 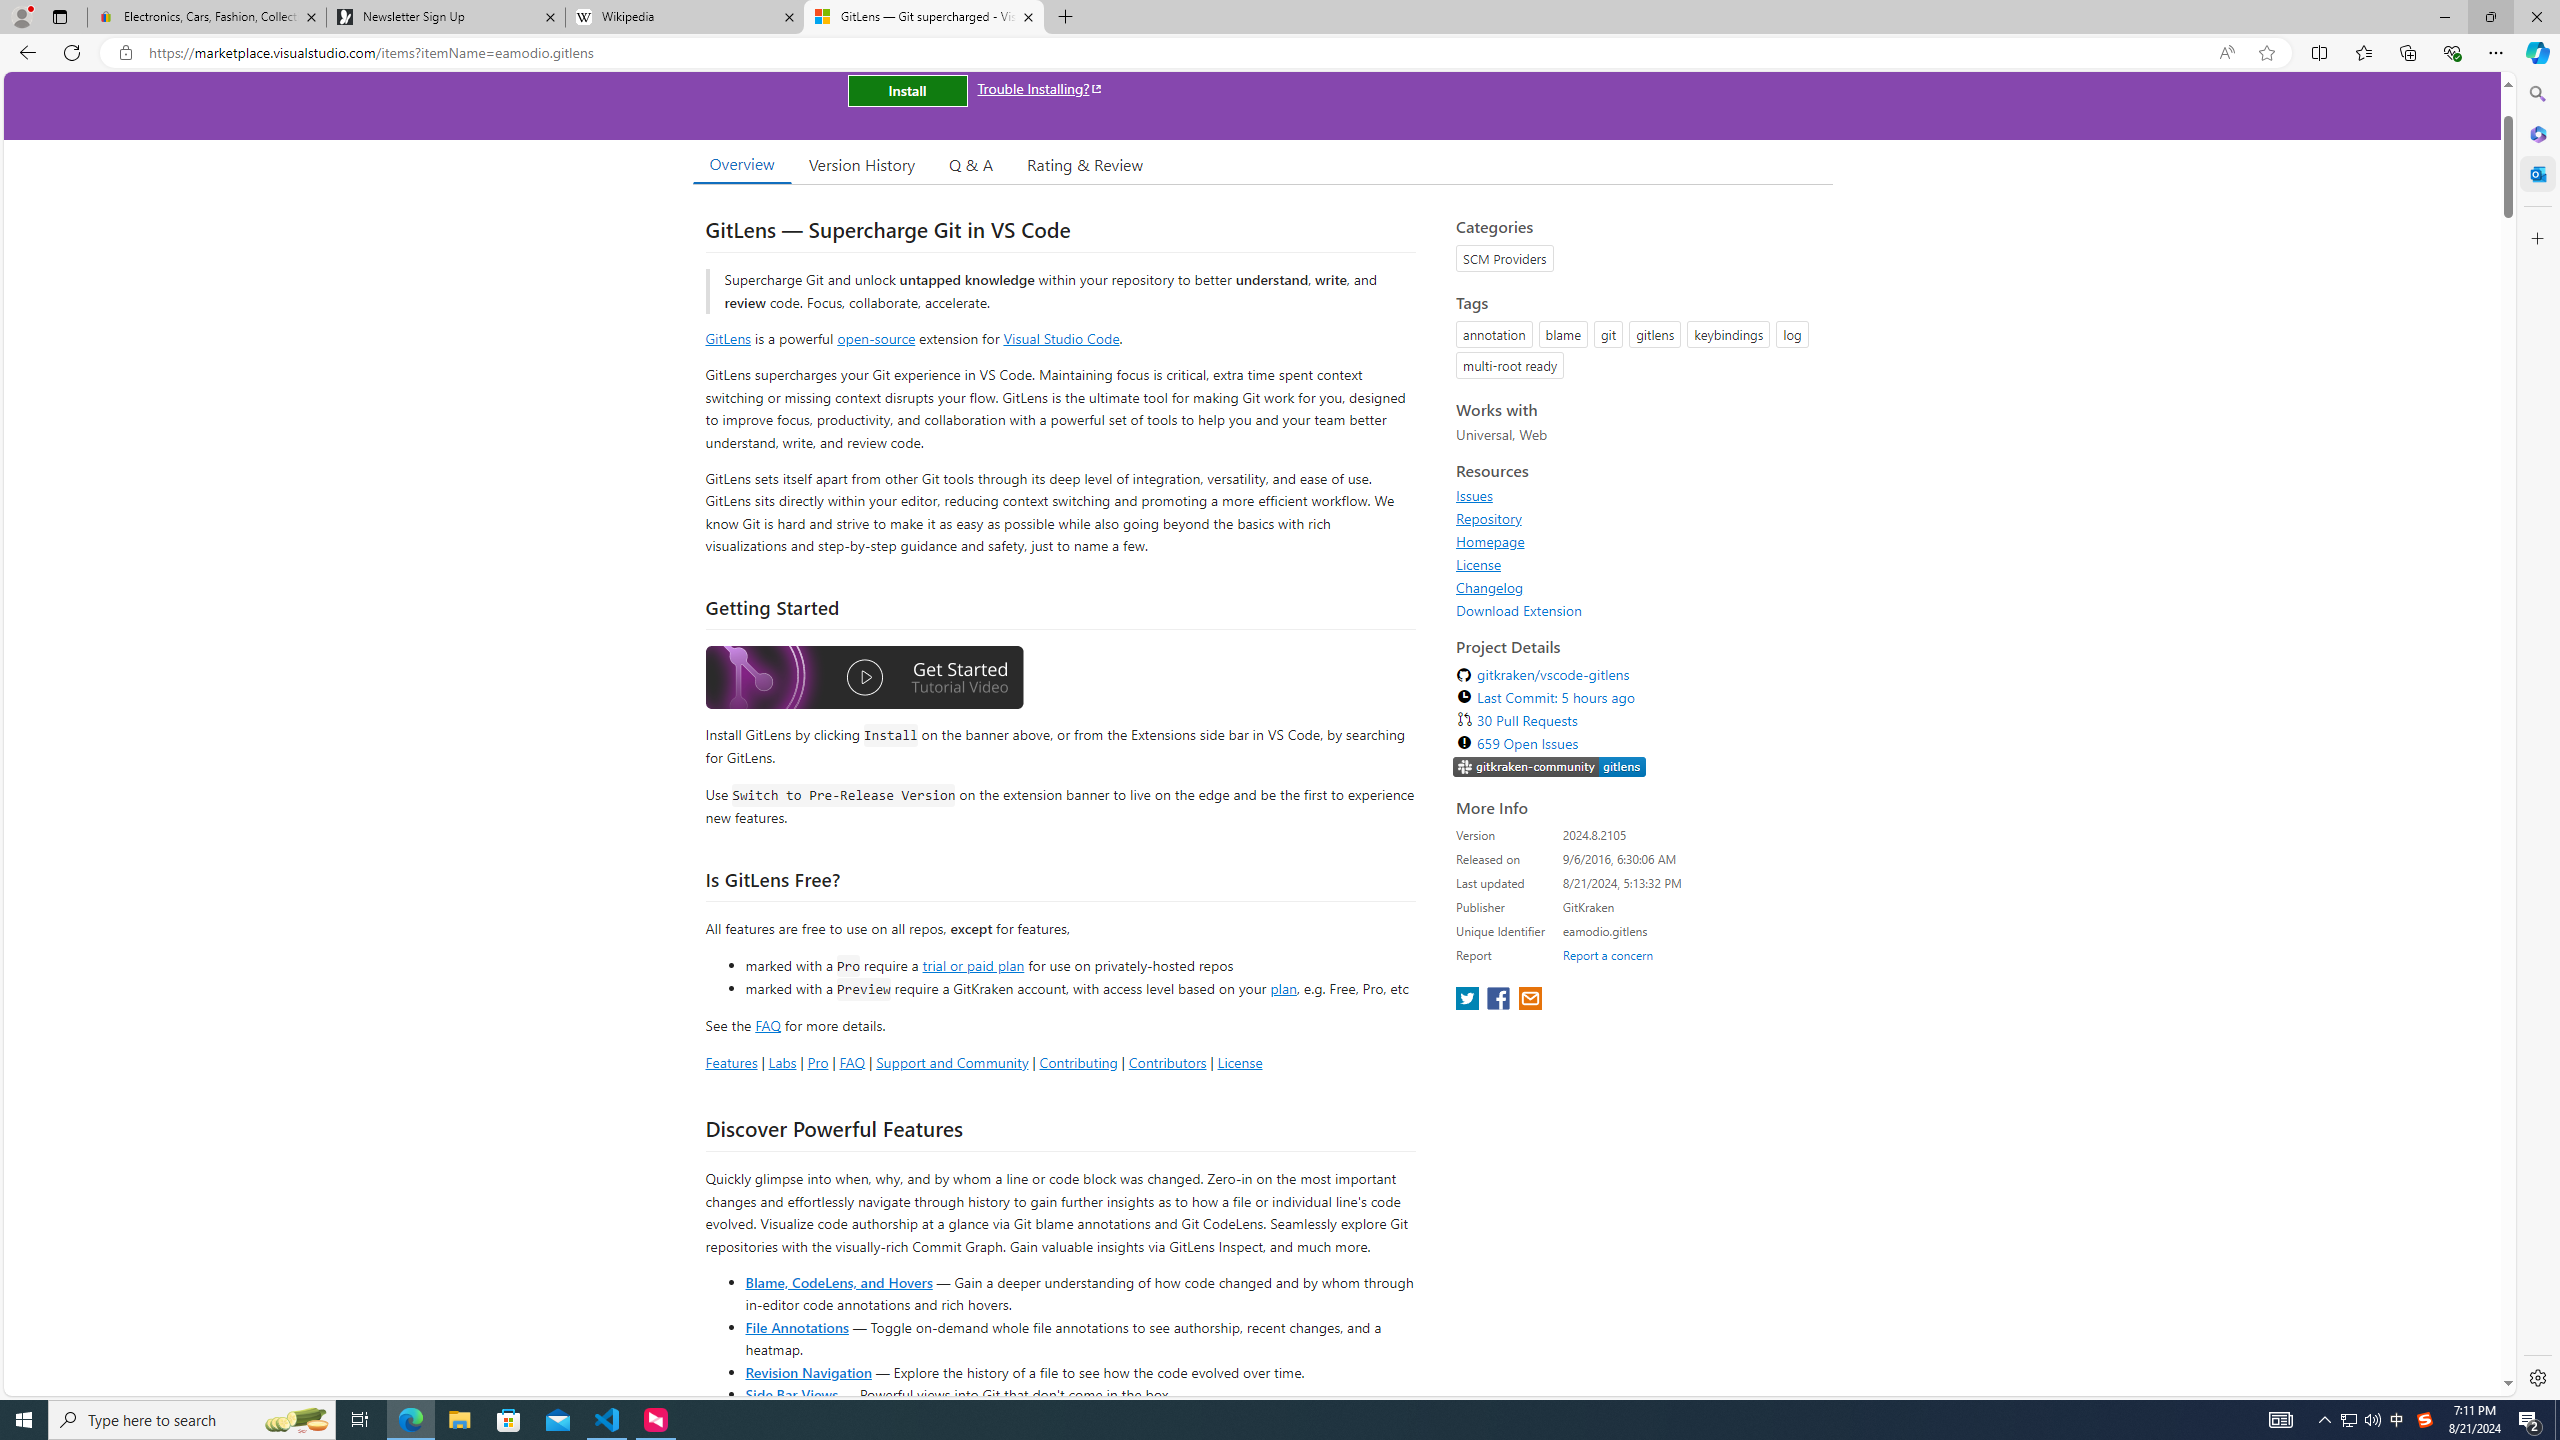 I want to click on 'Visual Studio Code', so click(x=1061, y=337).